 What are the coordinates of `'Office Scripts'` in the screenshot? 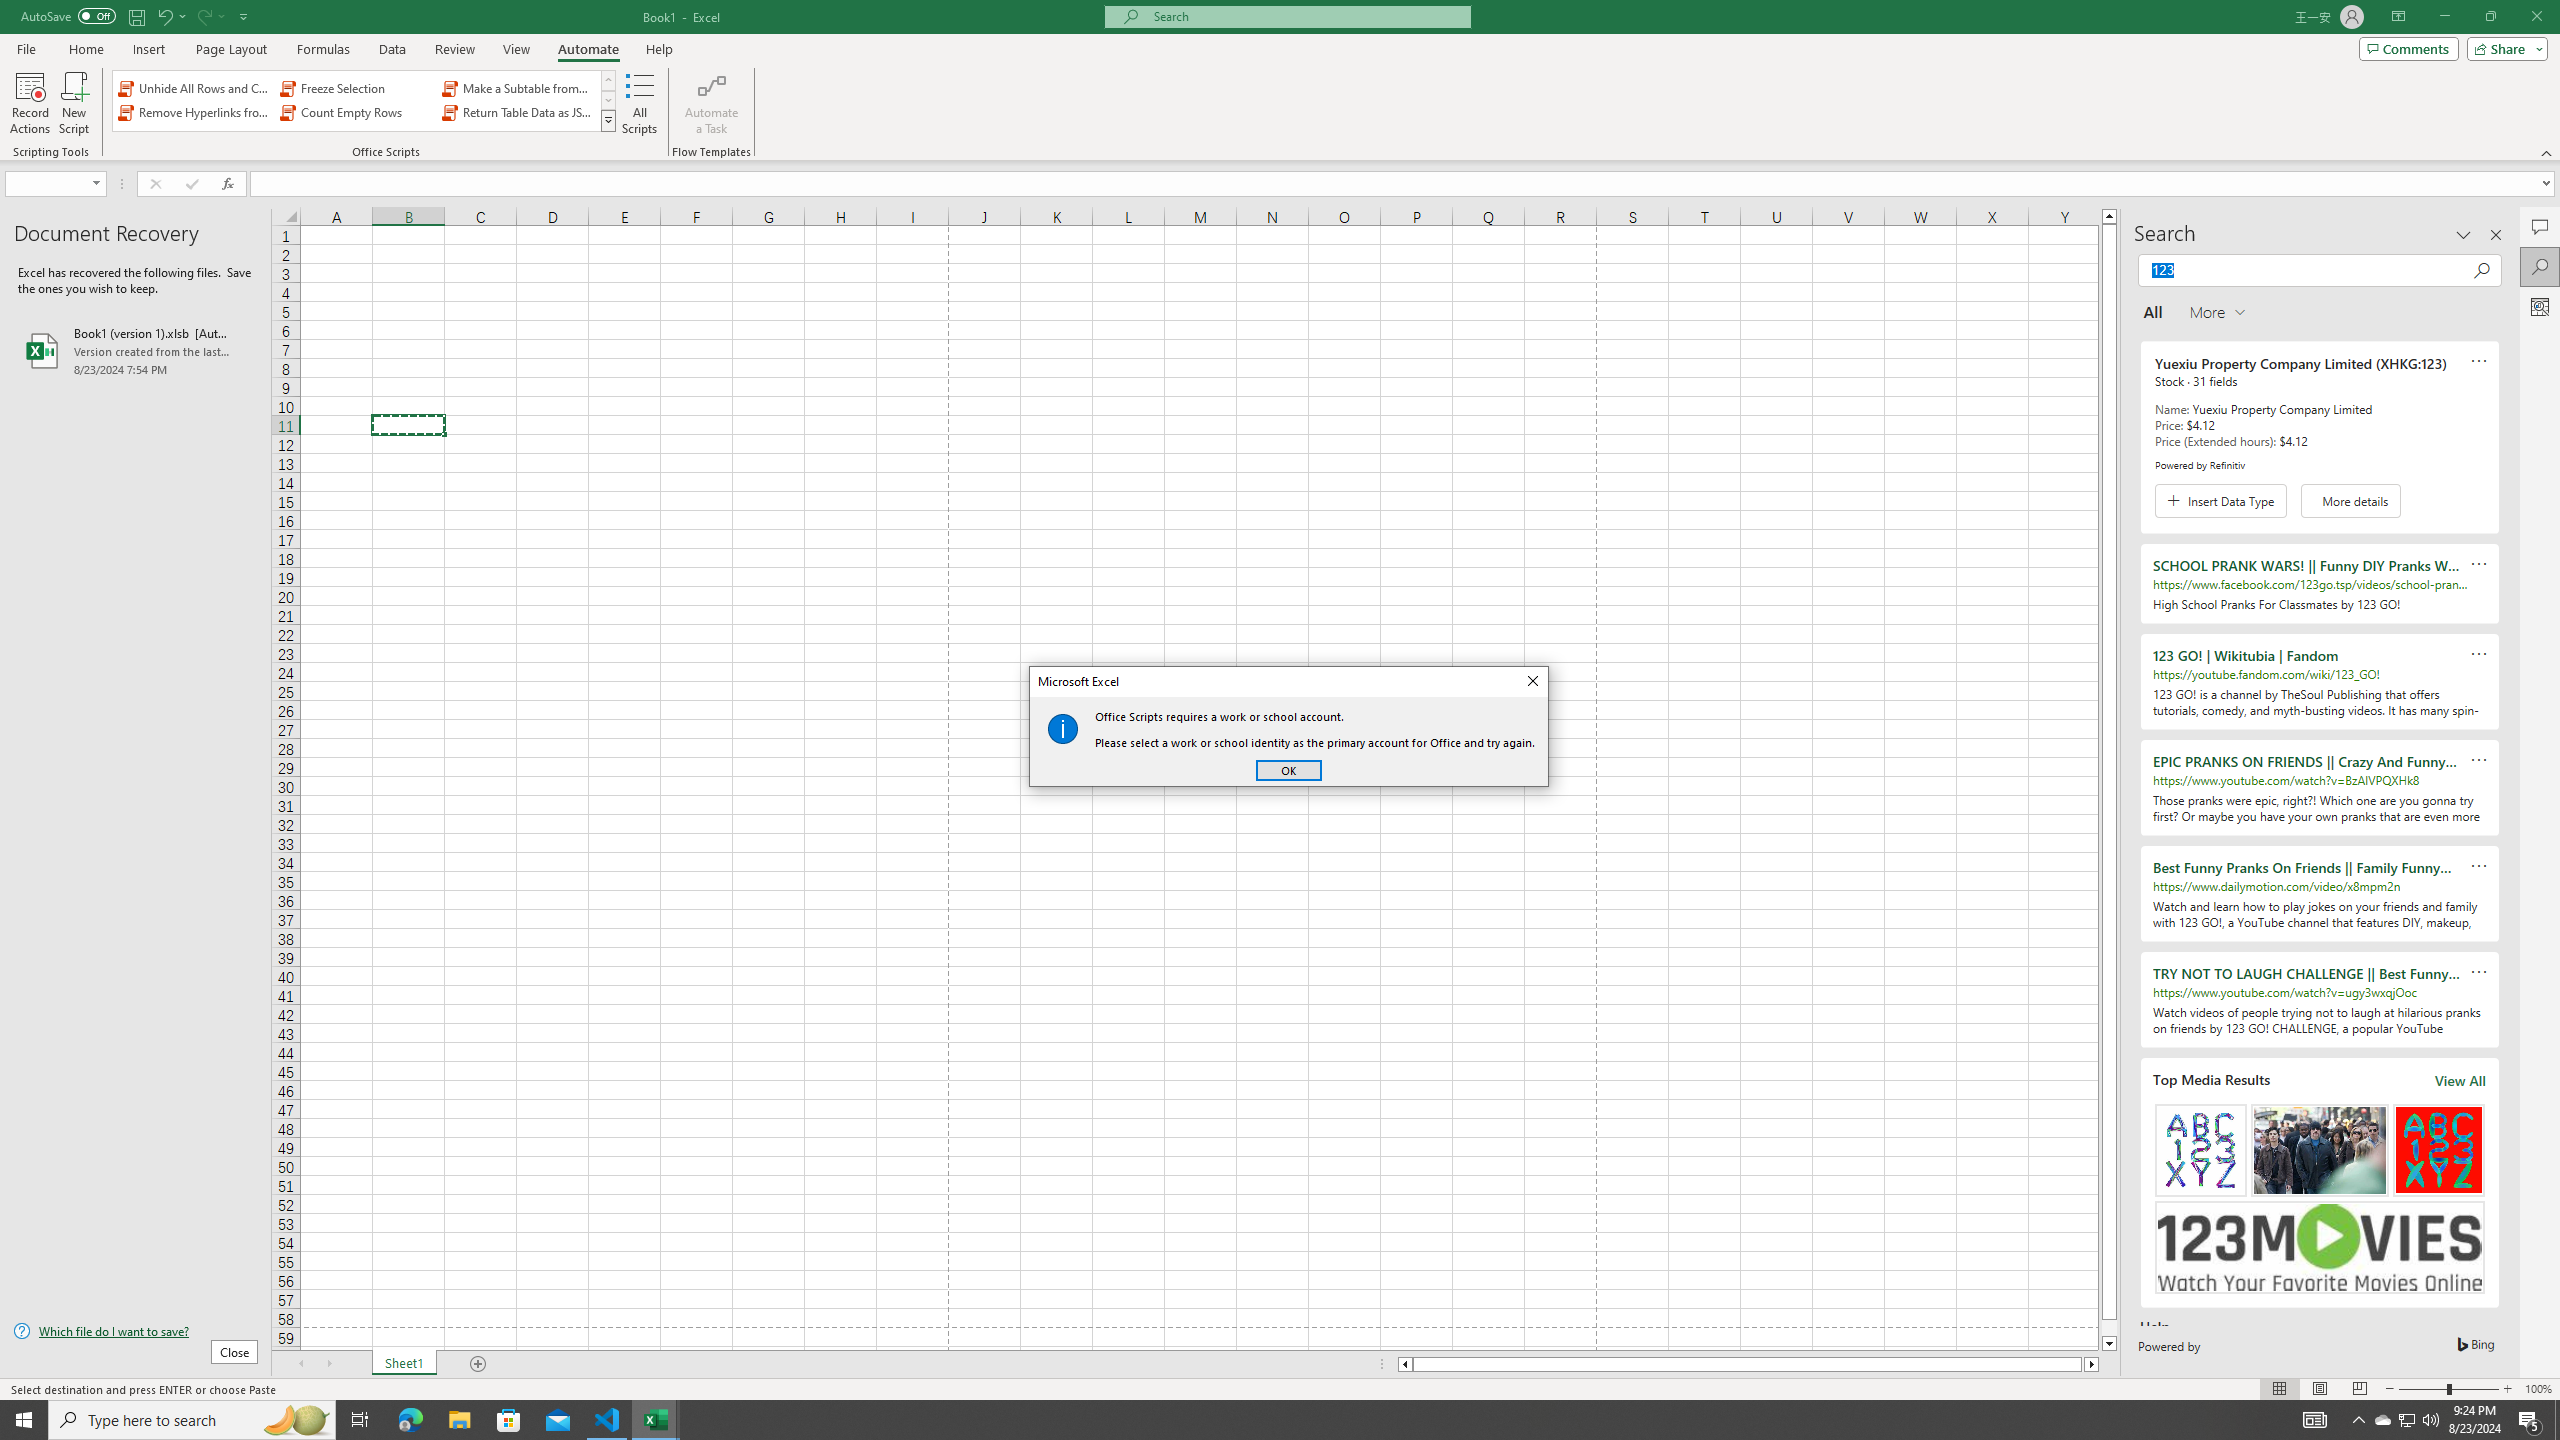 It's located at (608, 119).